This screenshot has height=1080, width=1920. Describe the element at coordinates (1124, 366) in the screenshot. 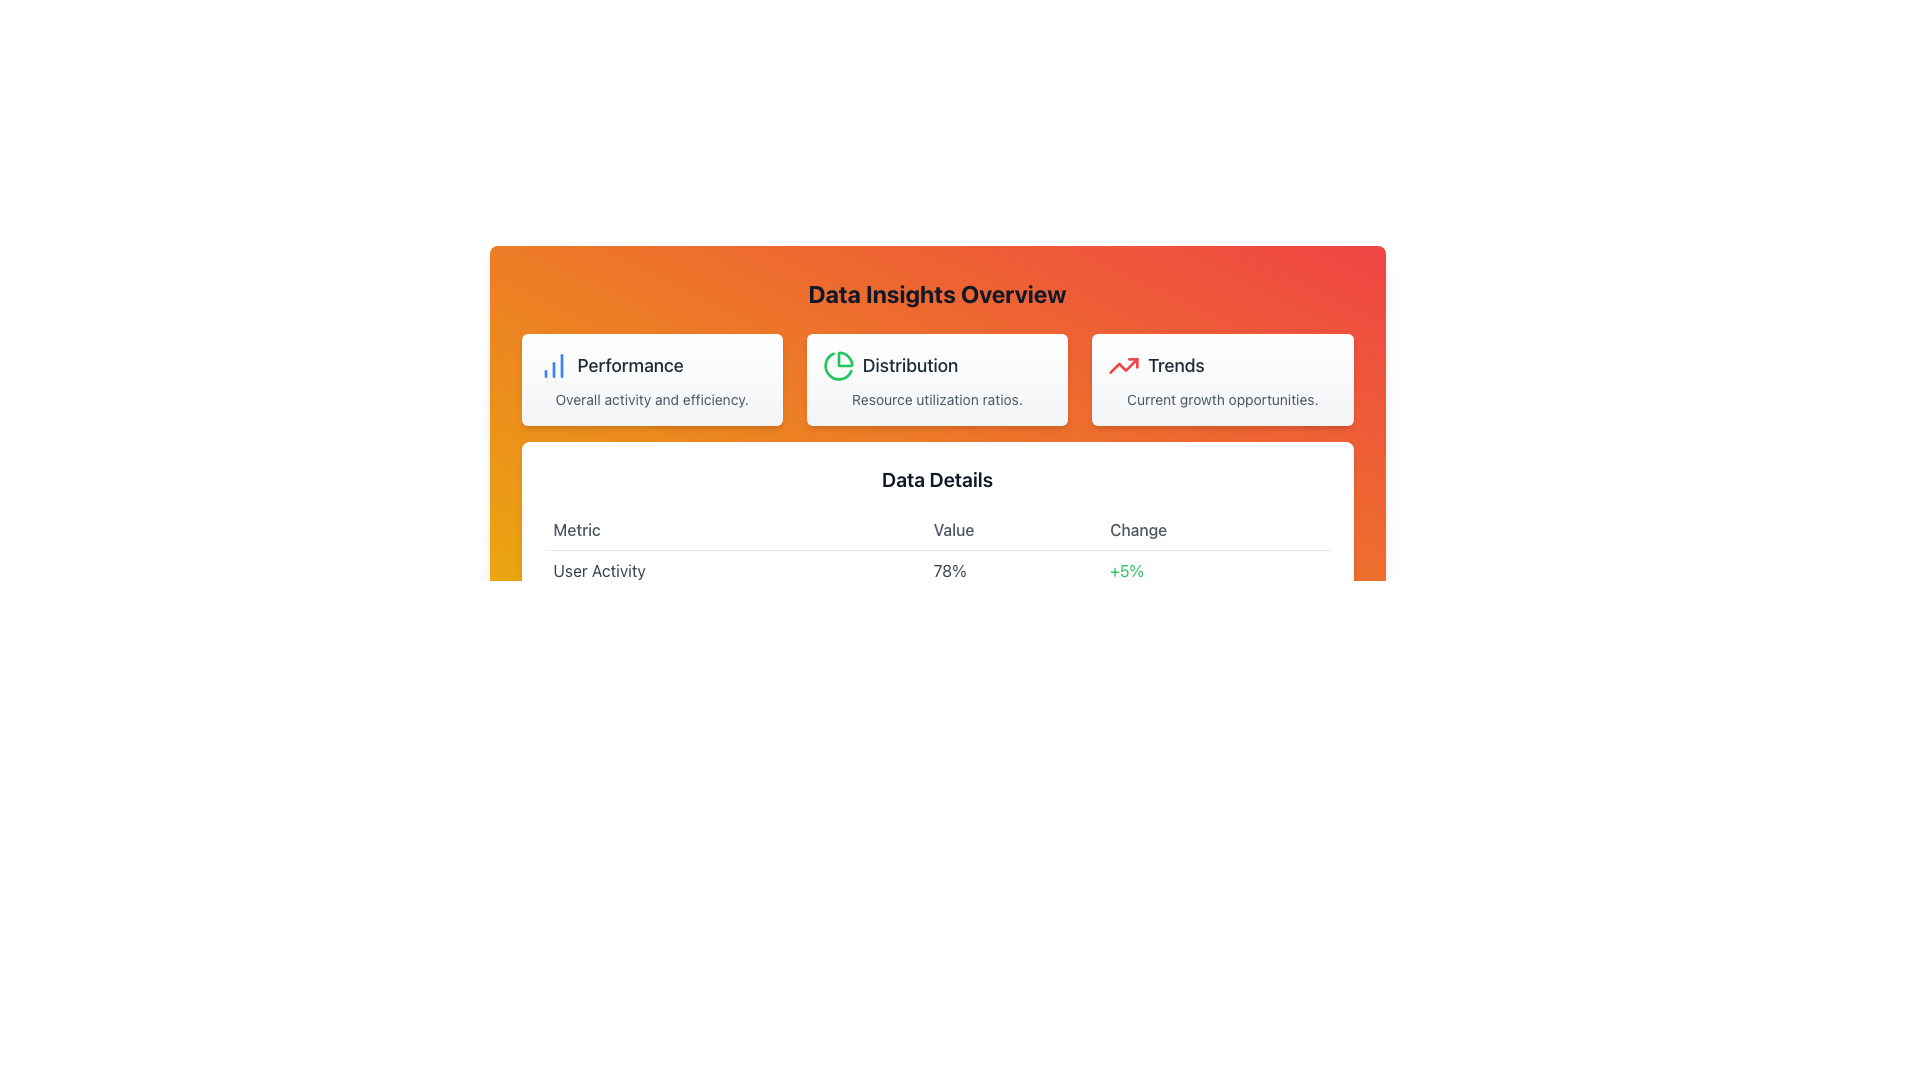

I see `the Graphical Icon Fragment in the 'Trends' section of the interface, which represents upward trends in growth or statistics` at that location.